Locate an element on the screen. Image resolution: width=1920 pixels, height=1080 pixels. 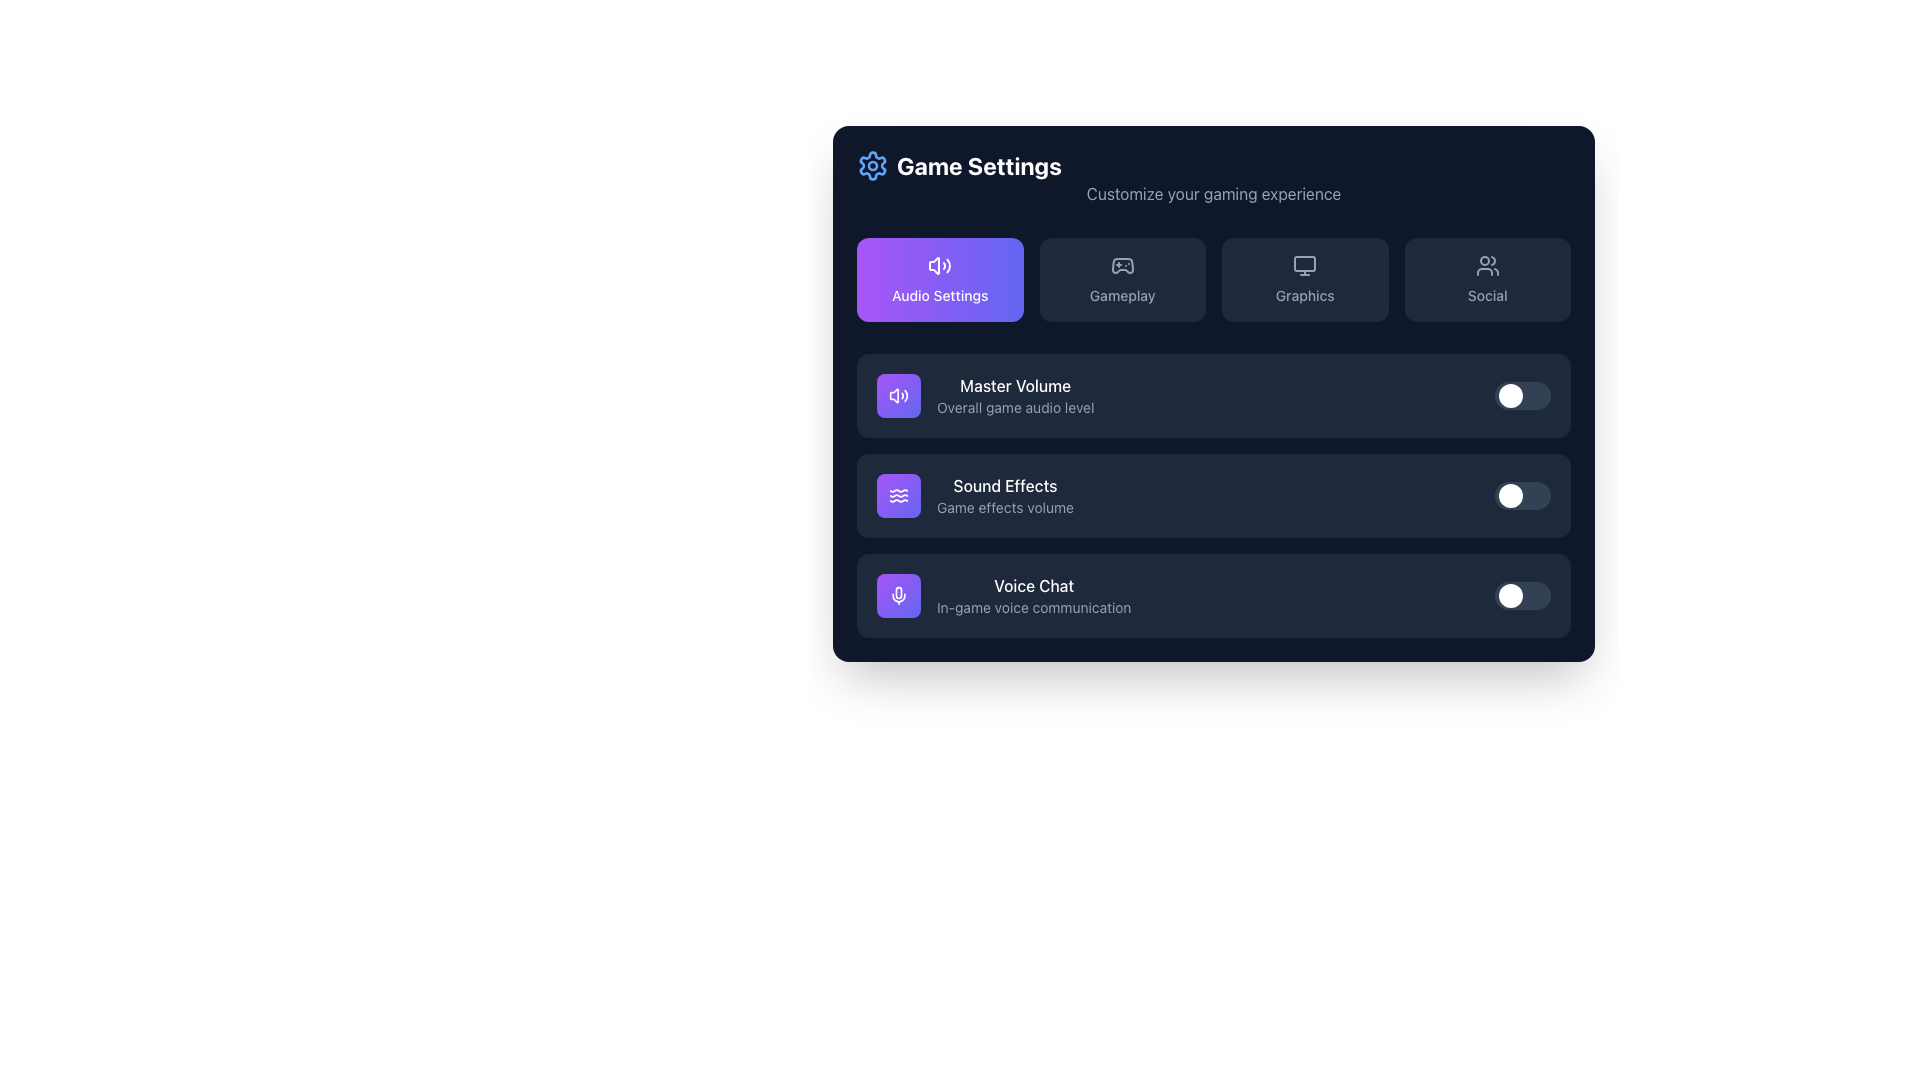
the 'Master Volume' label with icon that features a bold white font header and a purple circular icon with a white speaker symbol, located in the audio settings menu is located at coordinates (985, 396).